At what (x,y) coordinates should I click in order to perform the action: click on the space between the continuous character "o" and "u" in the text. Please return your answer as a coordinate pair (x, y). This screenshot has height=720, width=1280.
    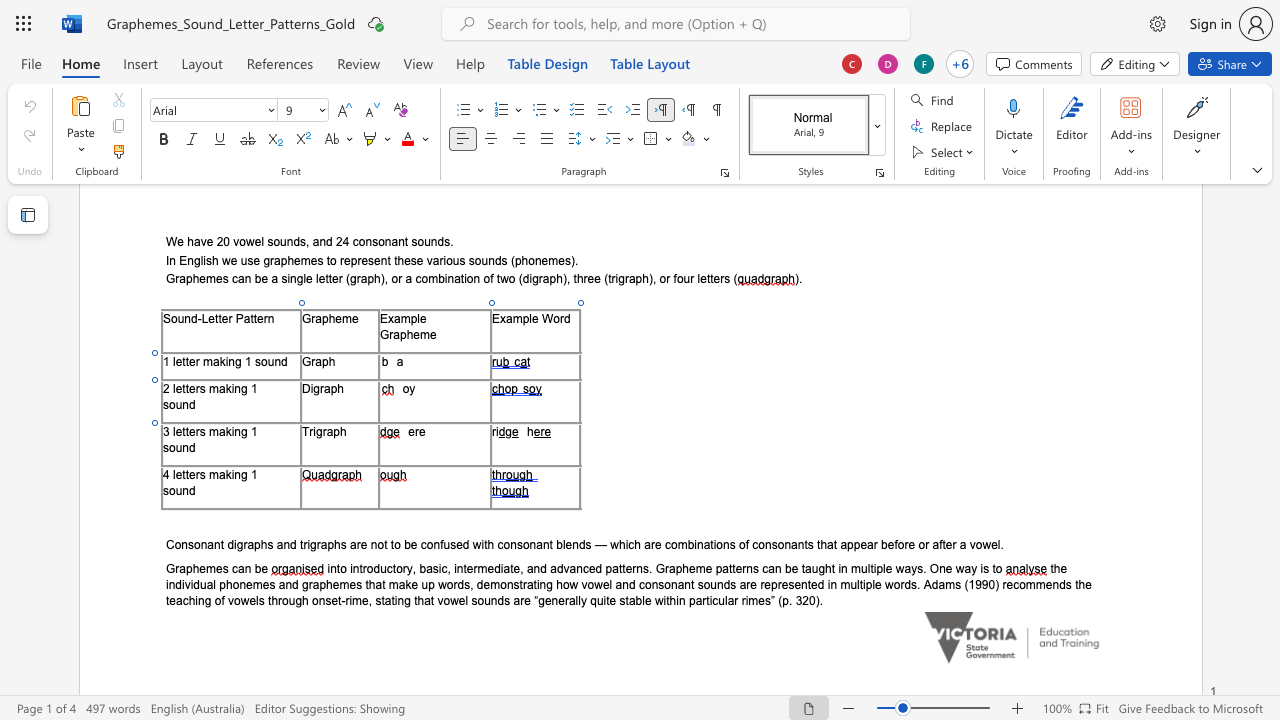
    Looking at the image, I should click on (175, 446).